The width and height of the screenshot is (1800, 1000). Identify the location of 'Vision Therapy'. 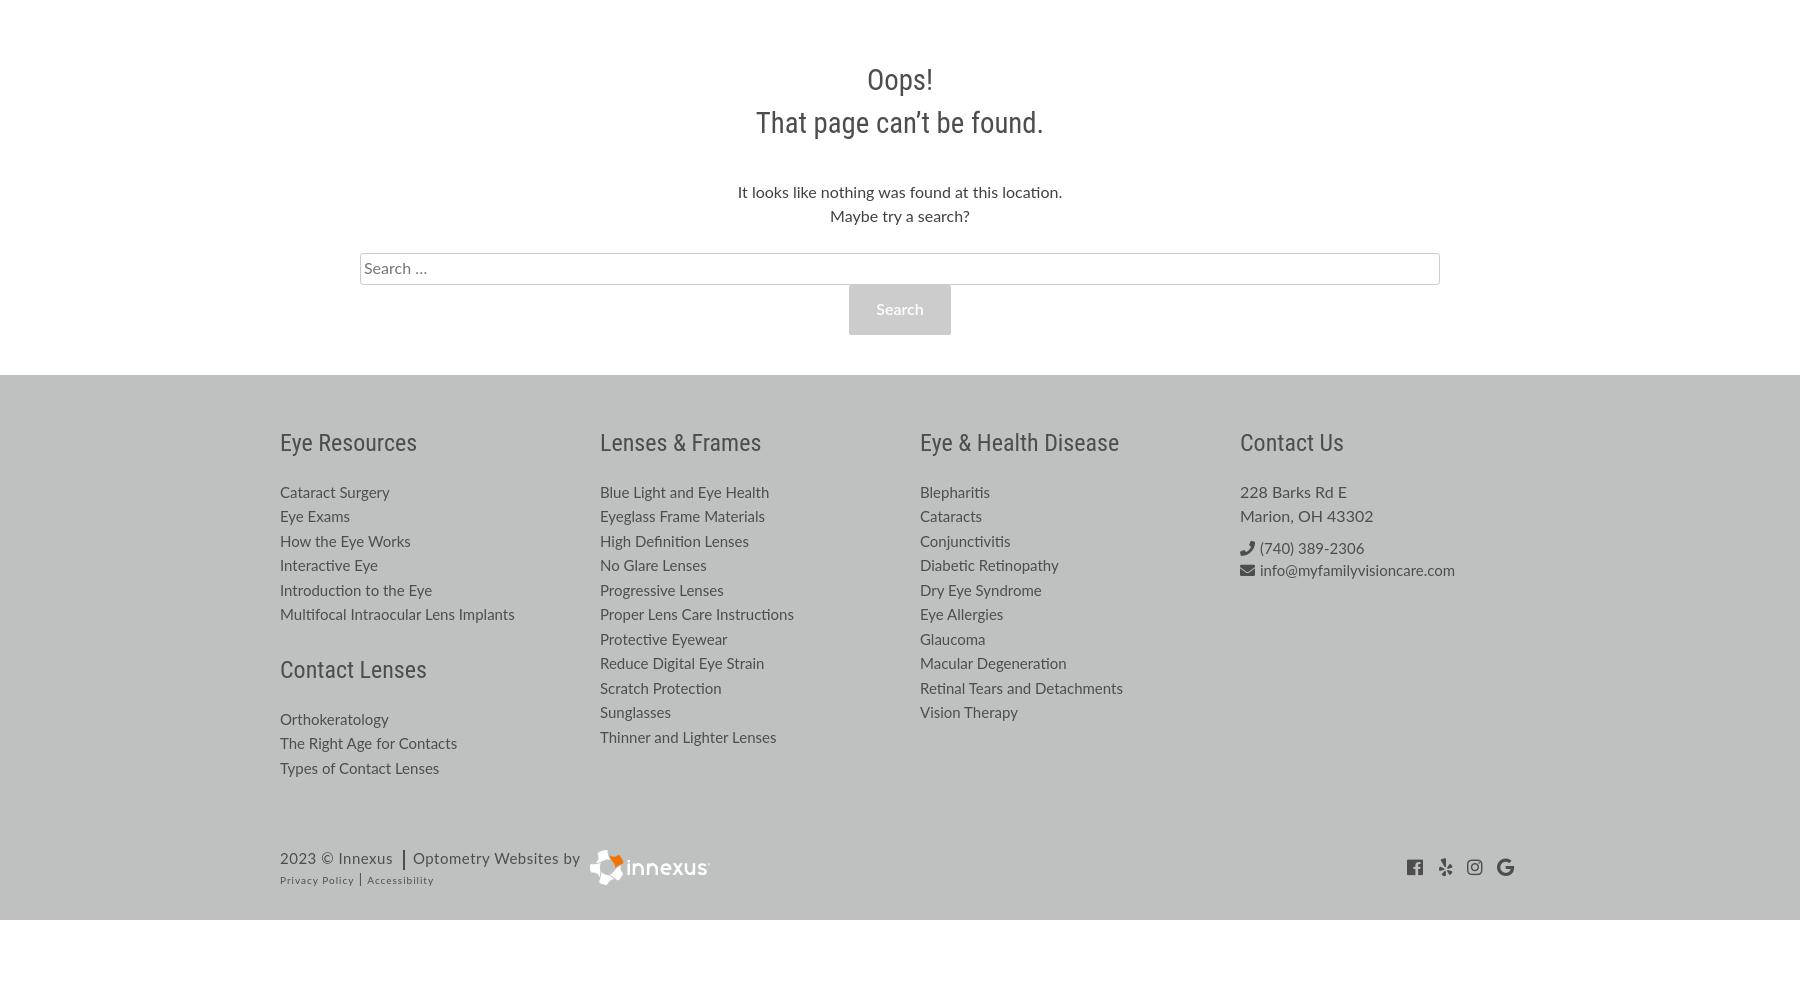
(967, 712).